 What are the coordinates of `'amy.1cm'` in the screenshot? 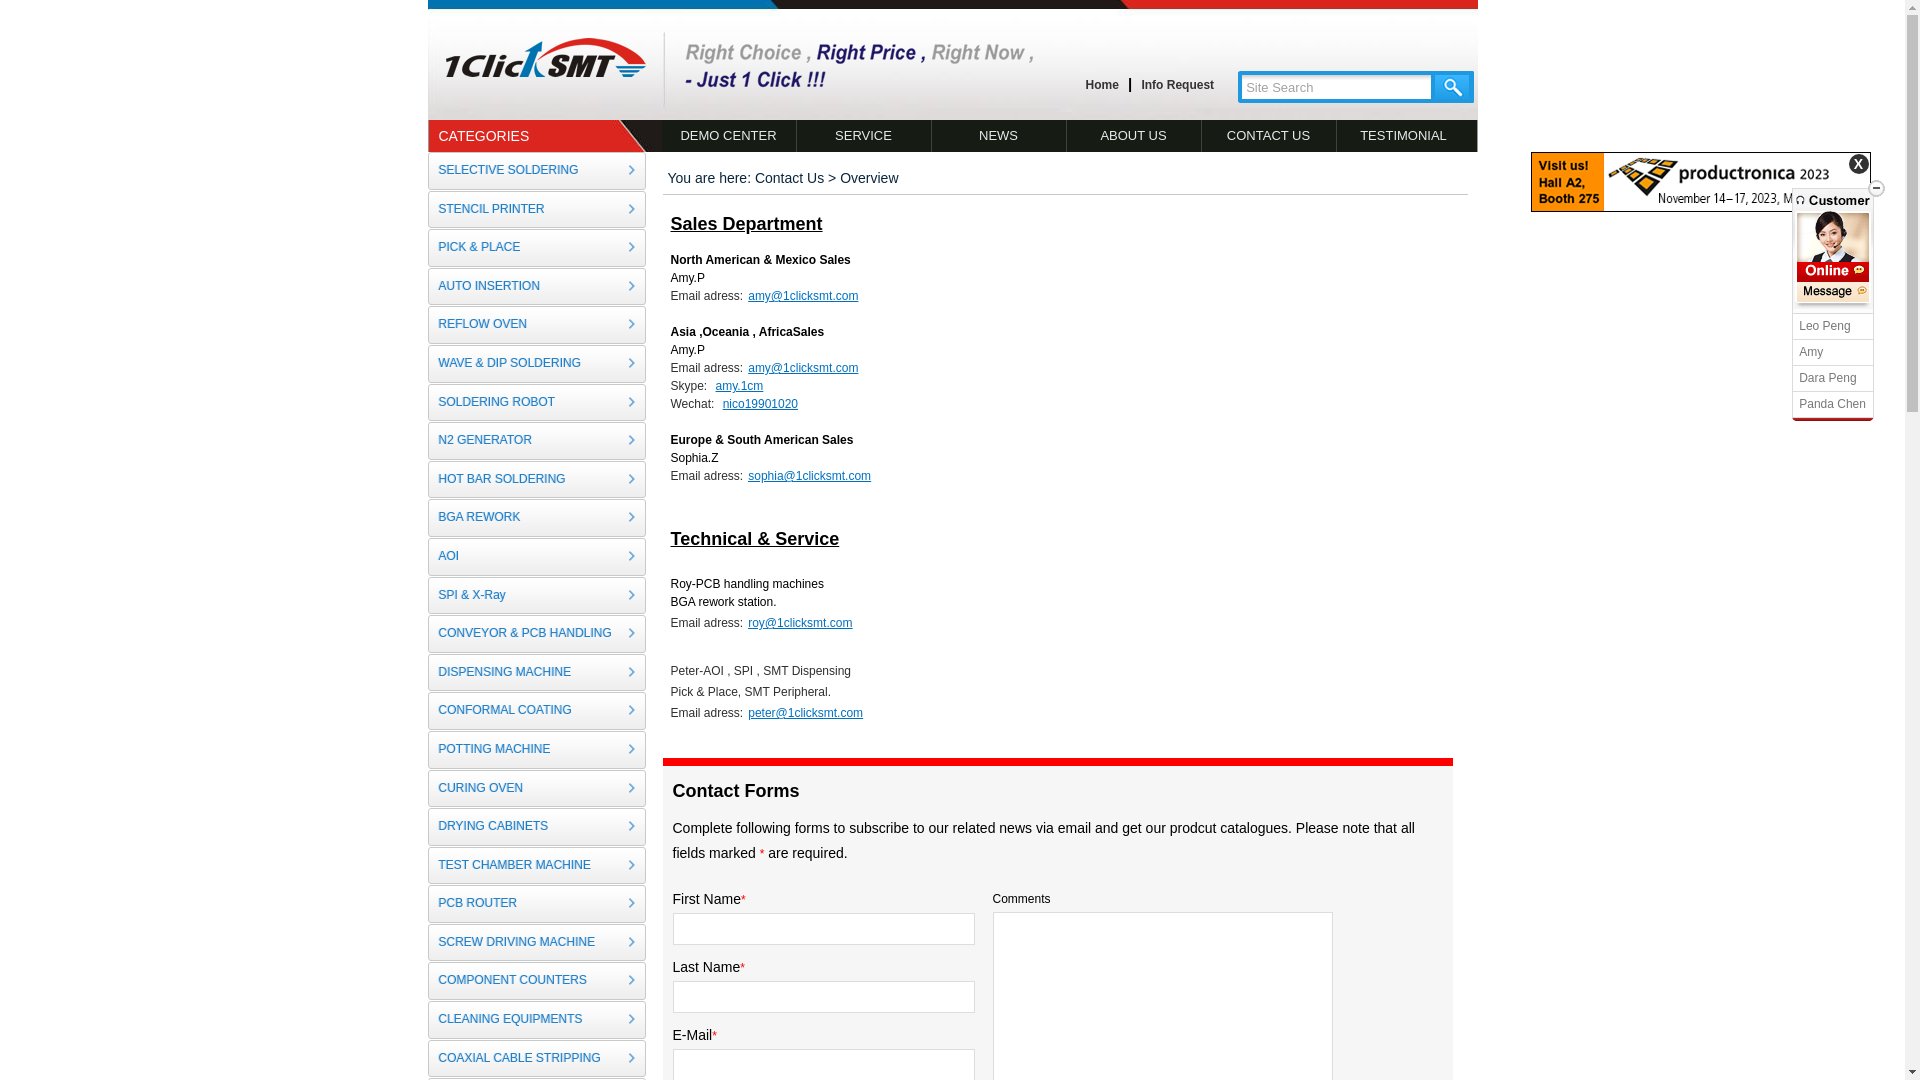 It's located at (736, 385).